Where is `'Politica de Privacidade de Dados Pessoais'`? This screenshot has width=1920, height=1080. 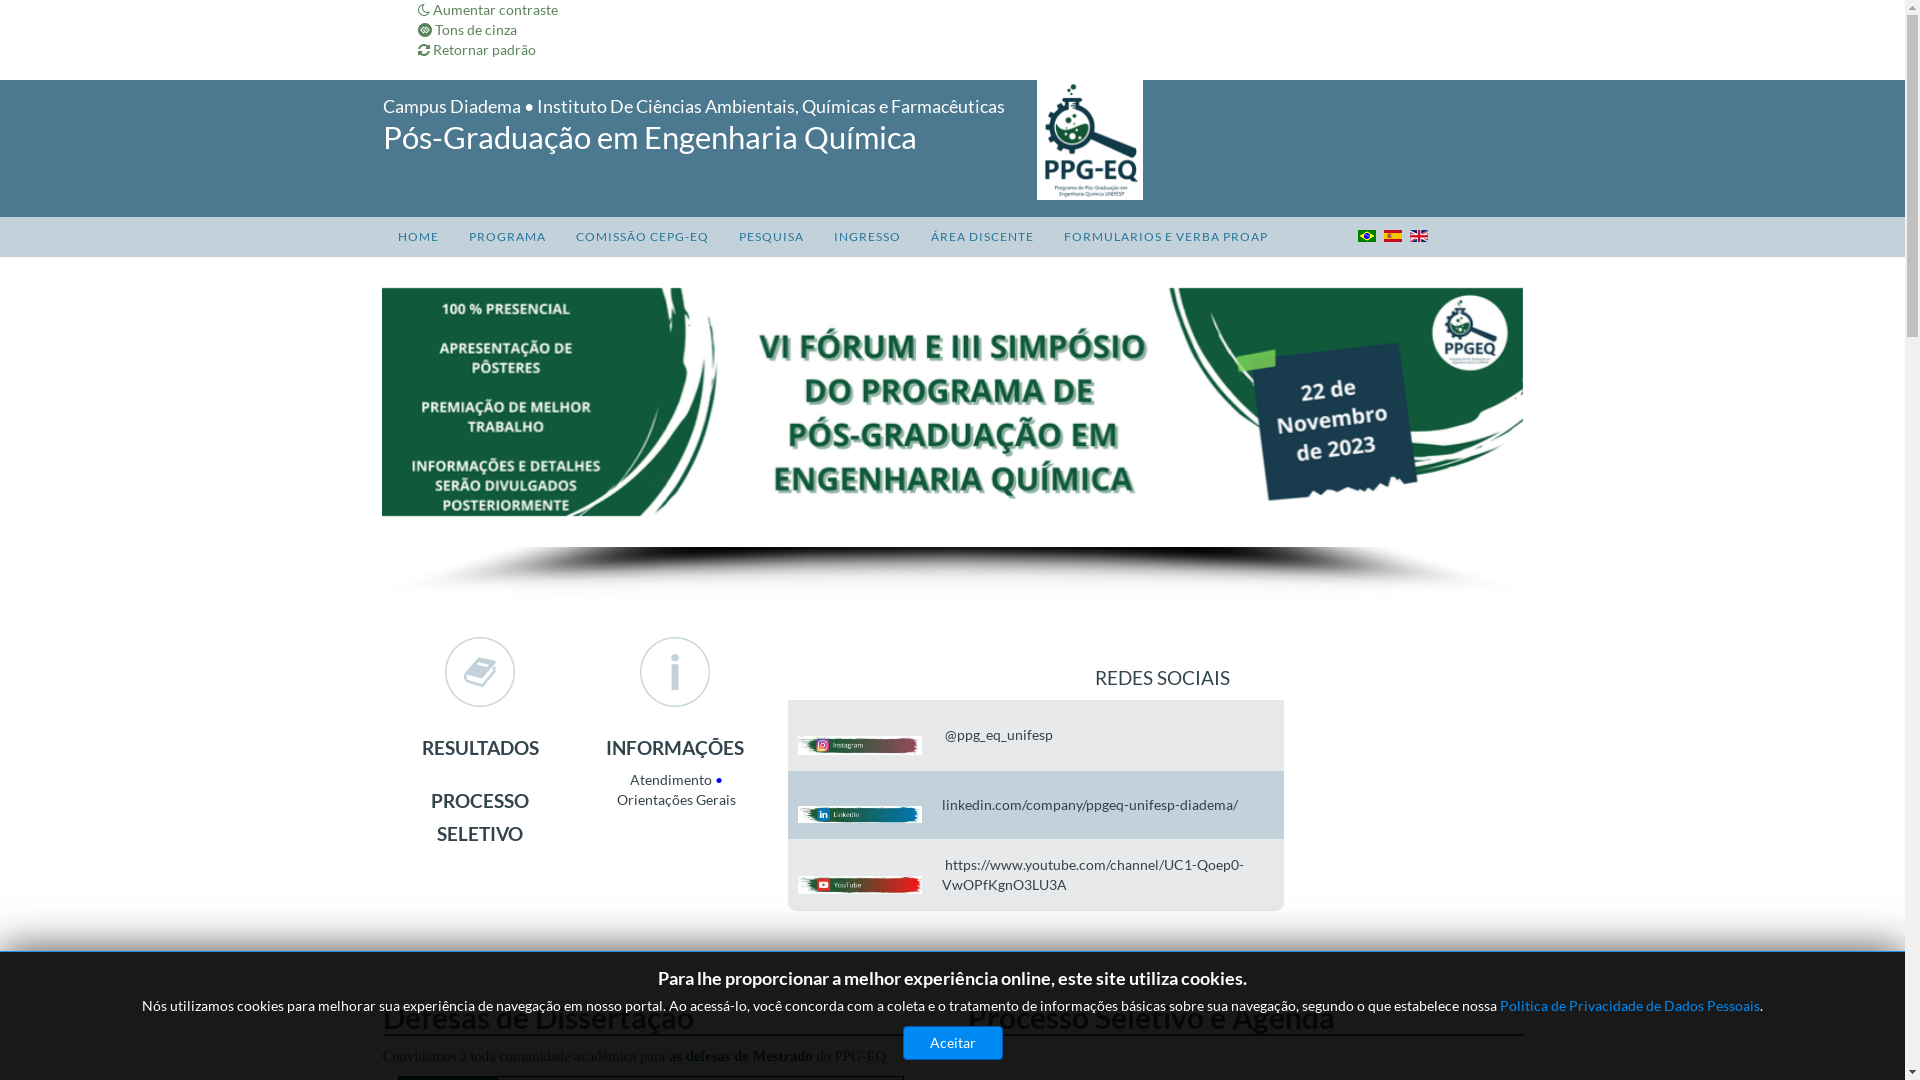 'Politica de Privacidade de Dados Pessoais' is located at coordinates (1630, 1005).